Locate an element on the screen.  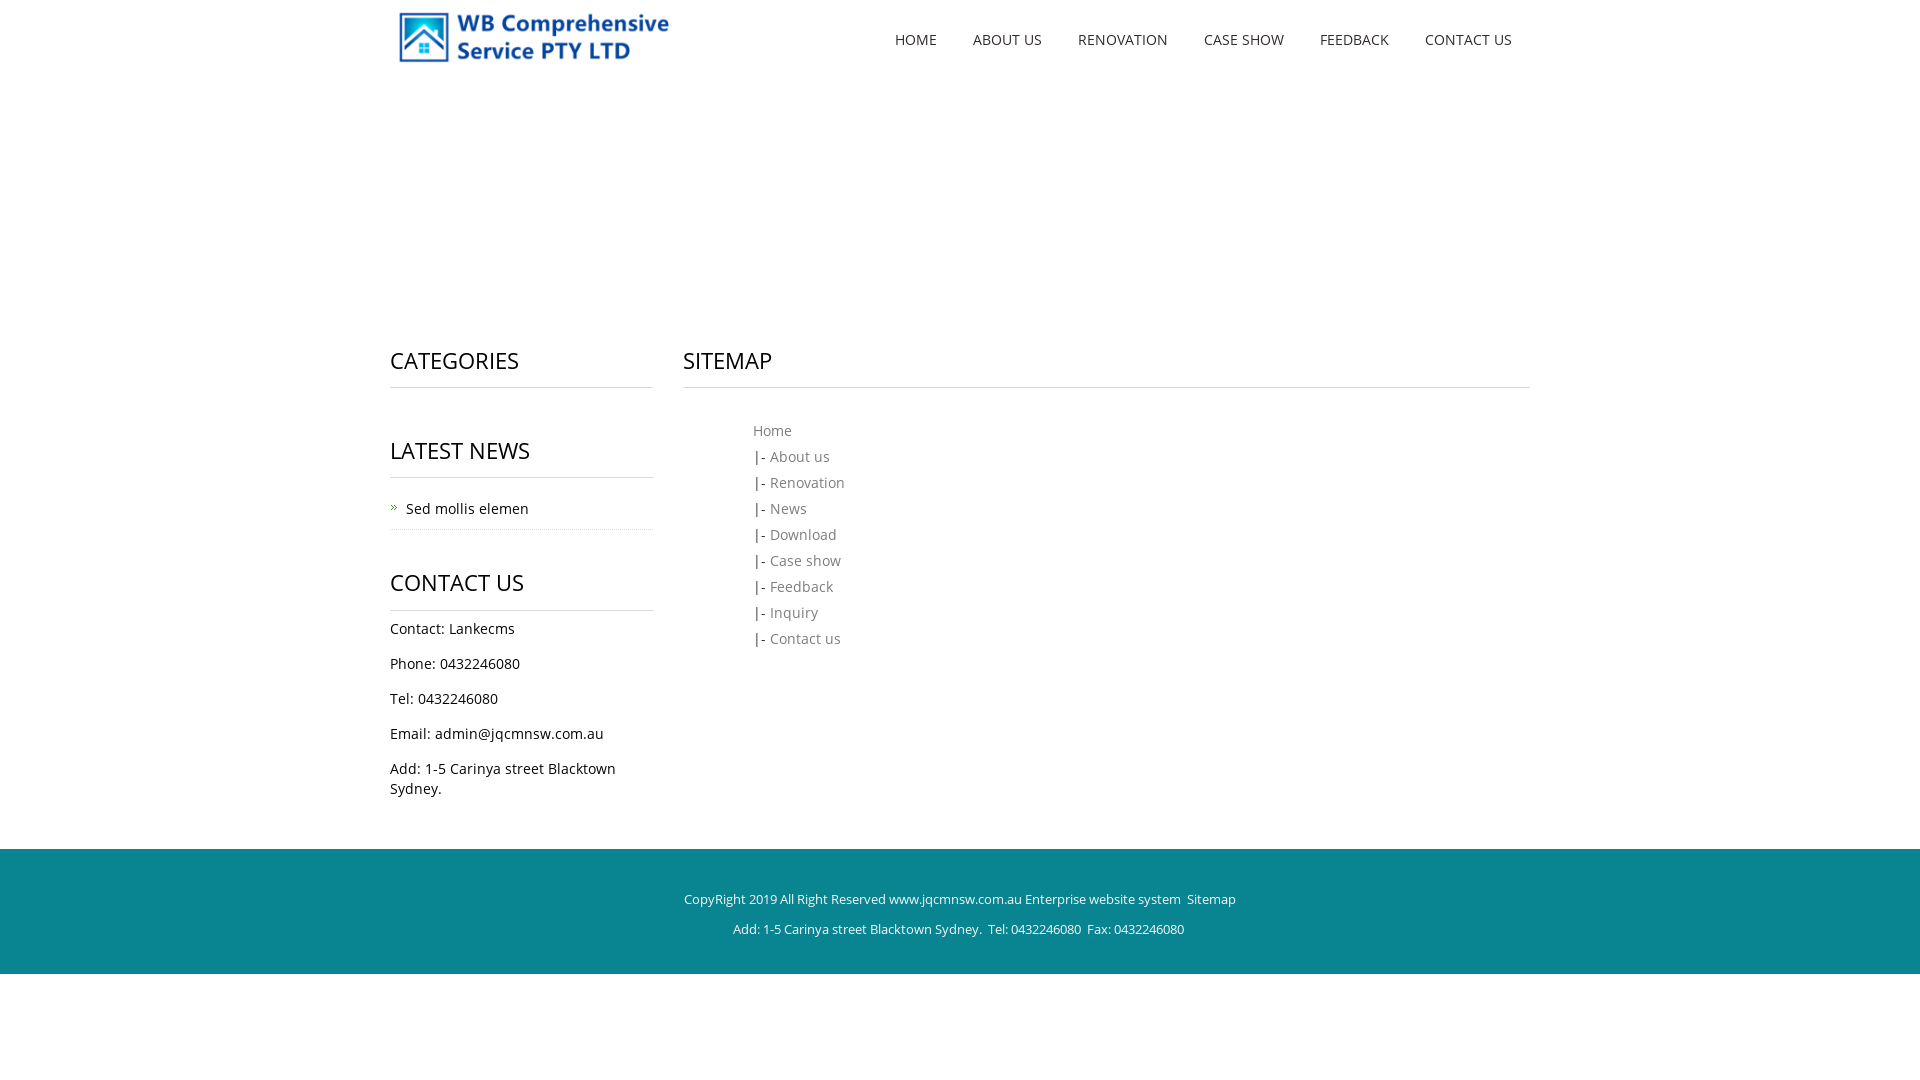
'Home' is located at coordinates (770, 429).